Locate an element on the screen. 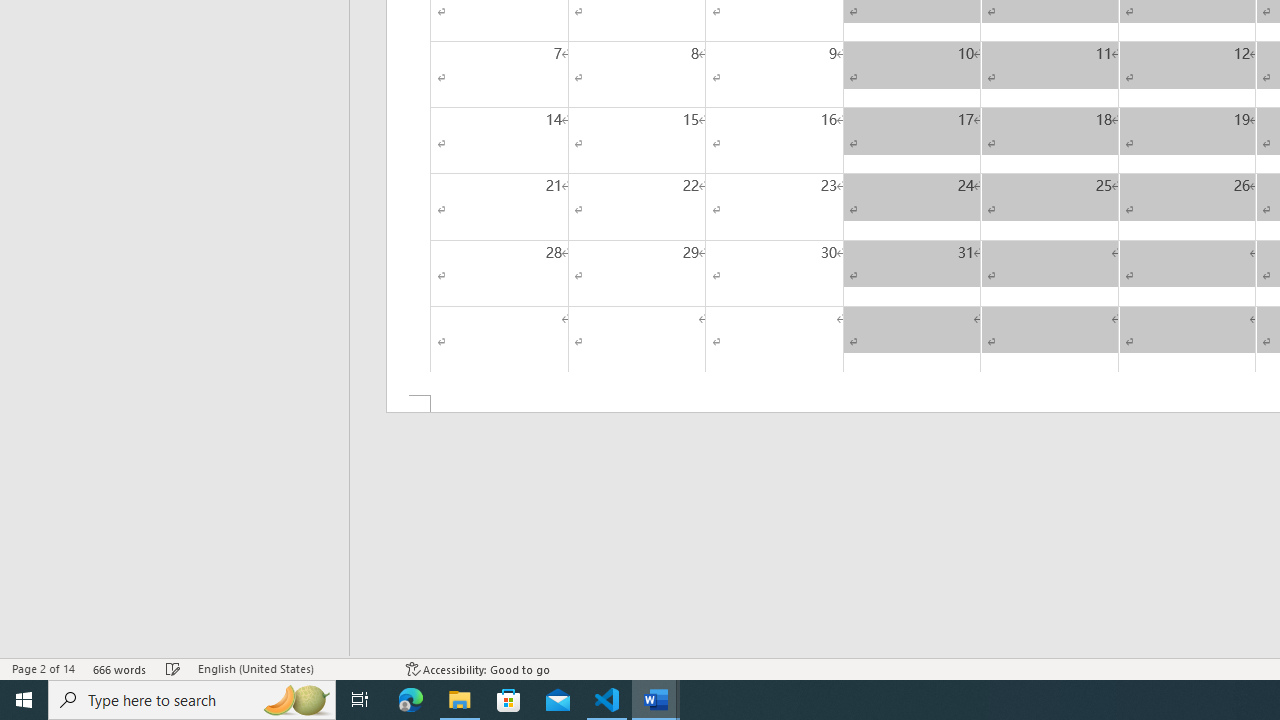  'File Explorer - 1 running window' is located at coordinates (459, 698).